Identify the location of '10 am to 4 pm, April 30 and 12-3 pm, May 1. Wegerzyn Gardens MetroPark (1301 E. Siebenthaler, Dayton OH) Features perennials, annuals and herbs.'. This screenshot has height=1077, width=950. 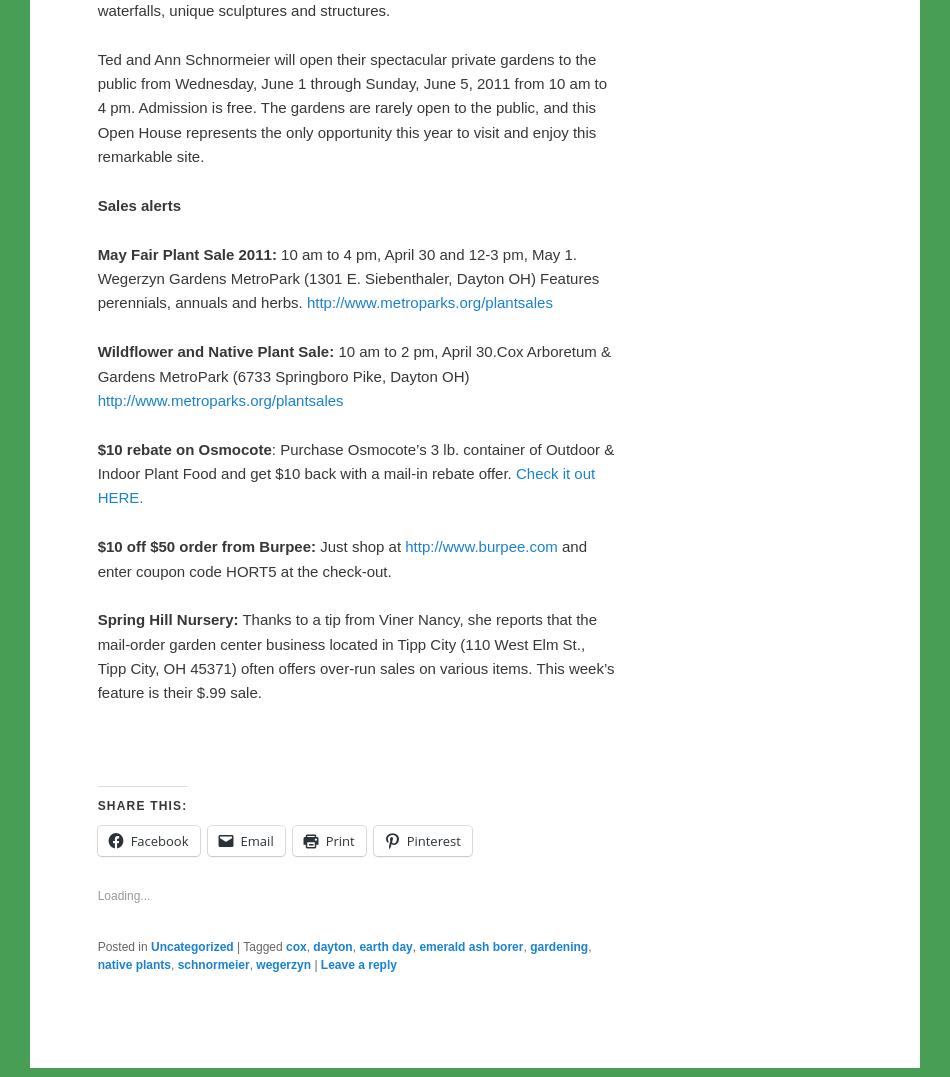
(96, 696).